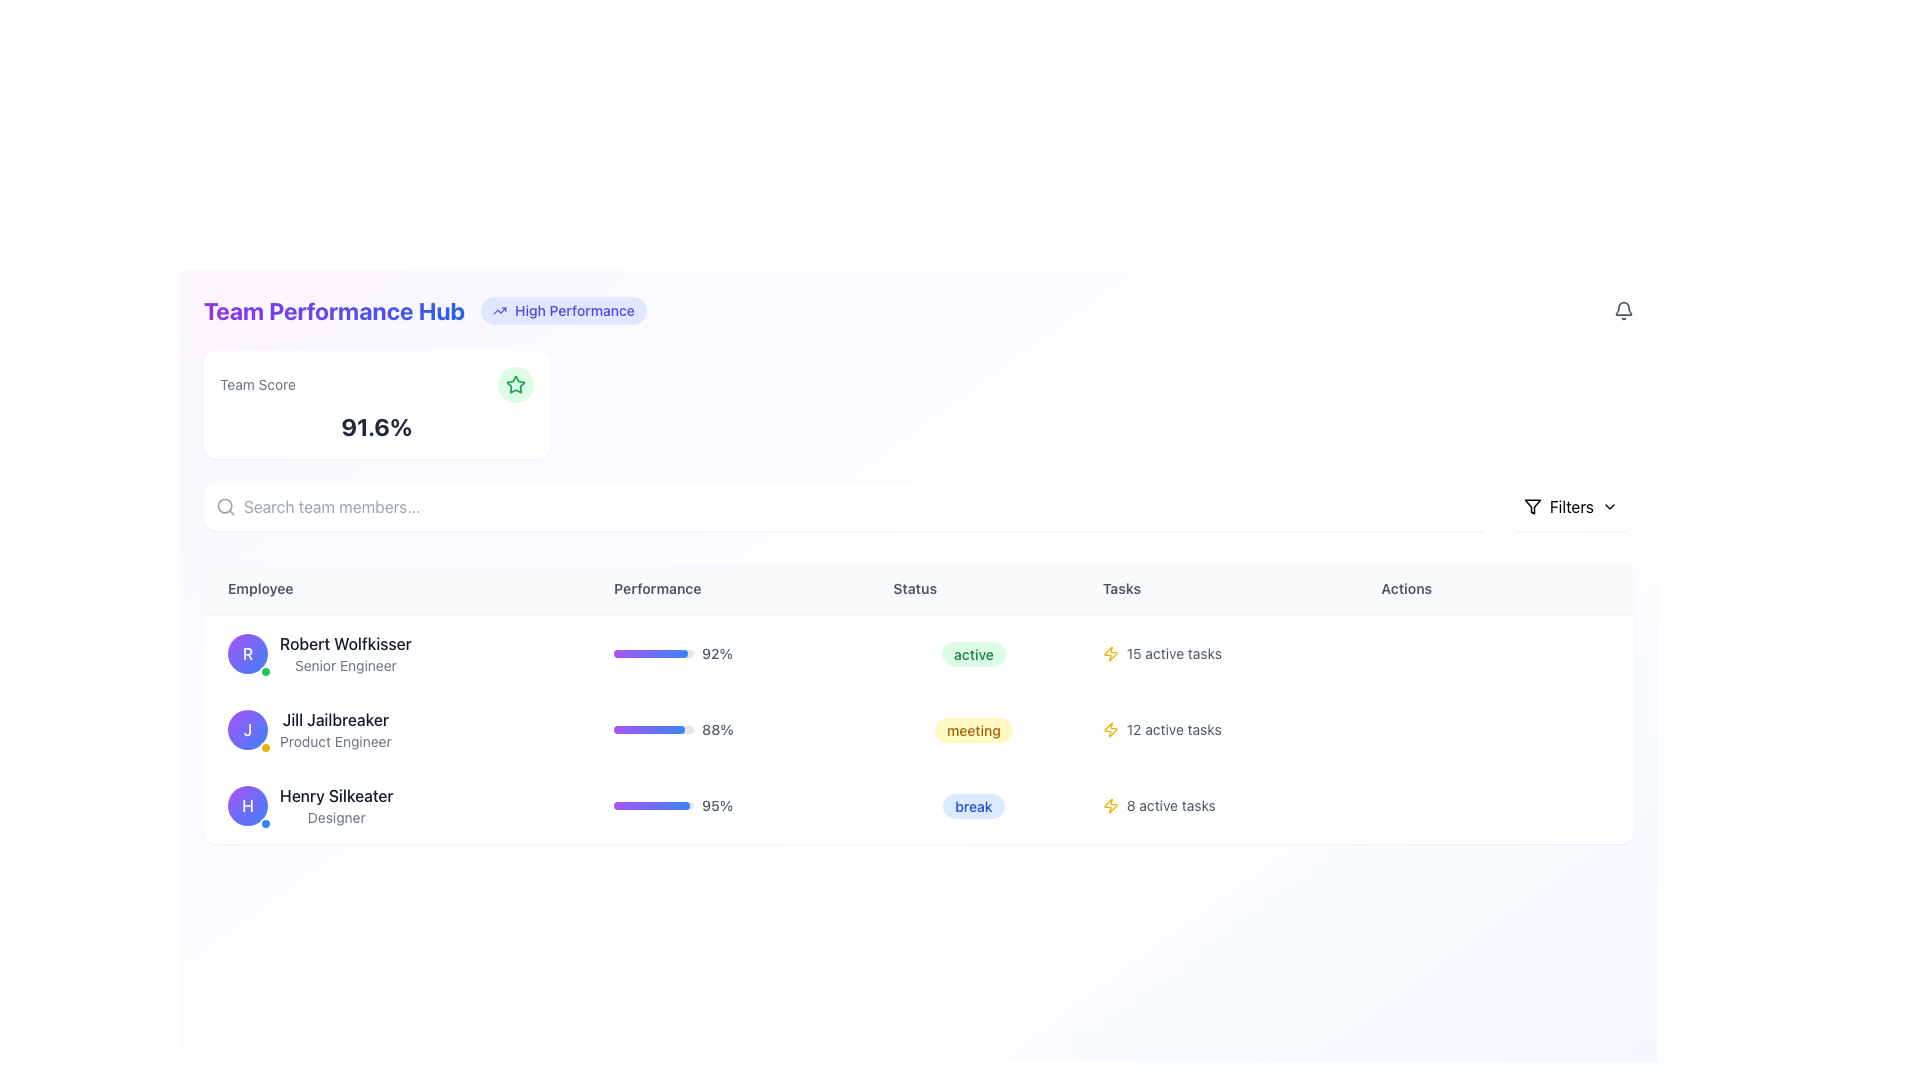  Describe the element at coordinates (264, 748) in the screenshot. I see `properties of the status badge located at the bottom-right edge of the circular profile icon for Jill Jailbreaker, the second employee listed` at that location.